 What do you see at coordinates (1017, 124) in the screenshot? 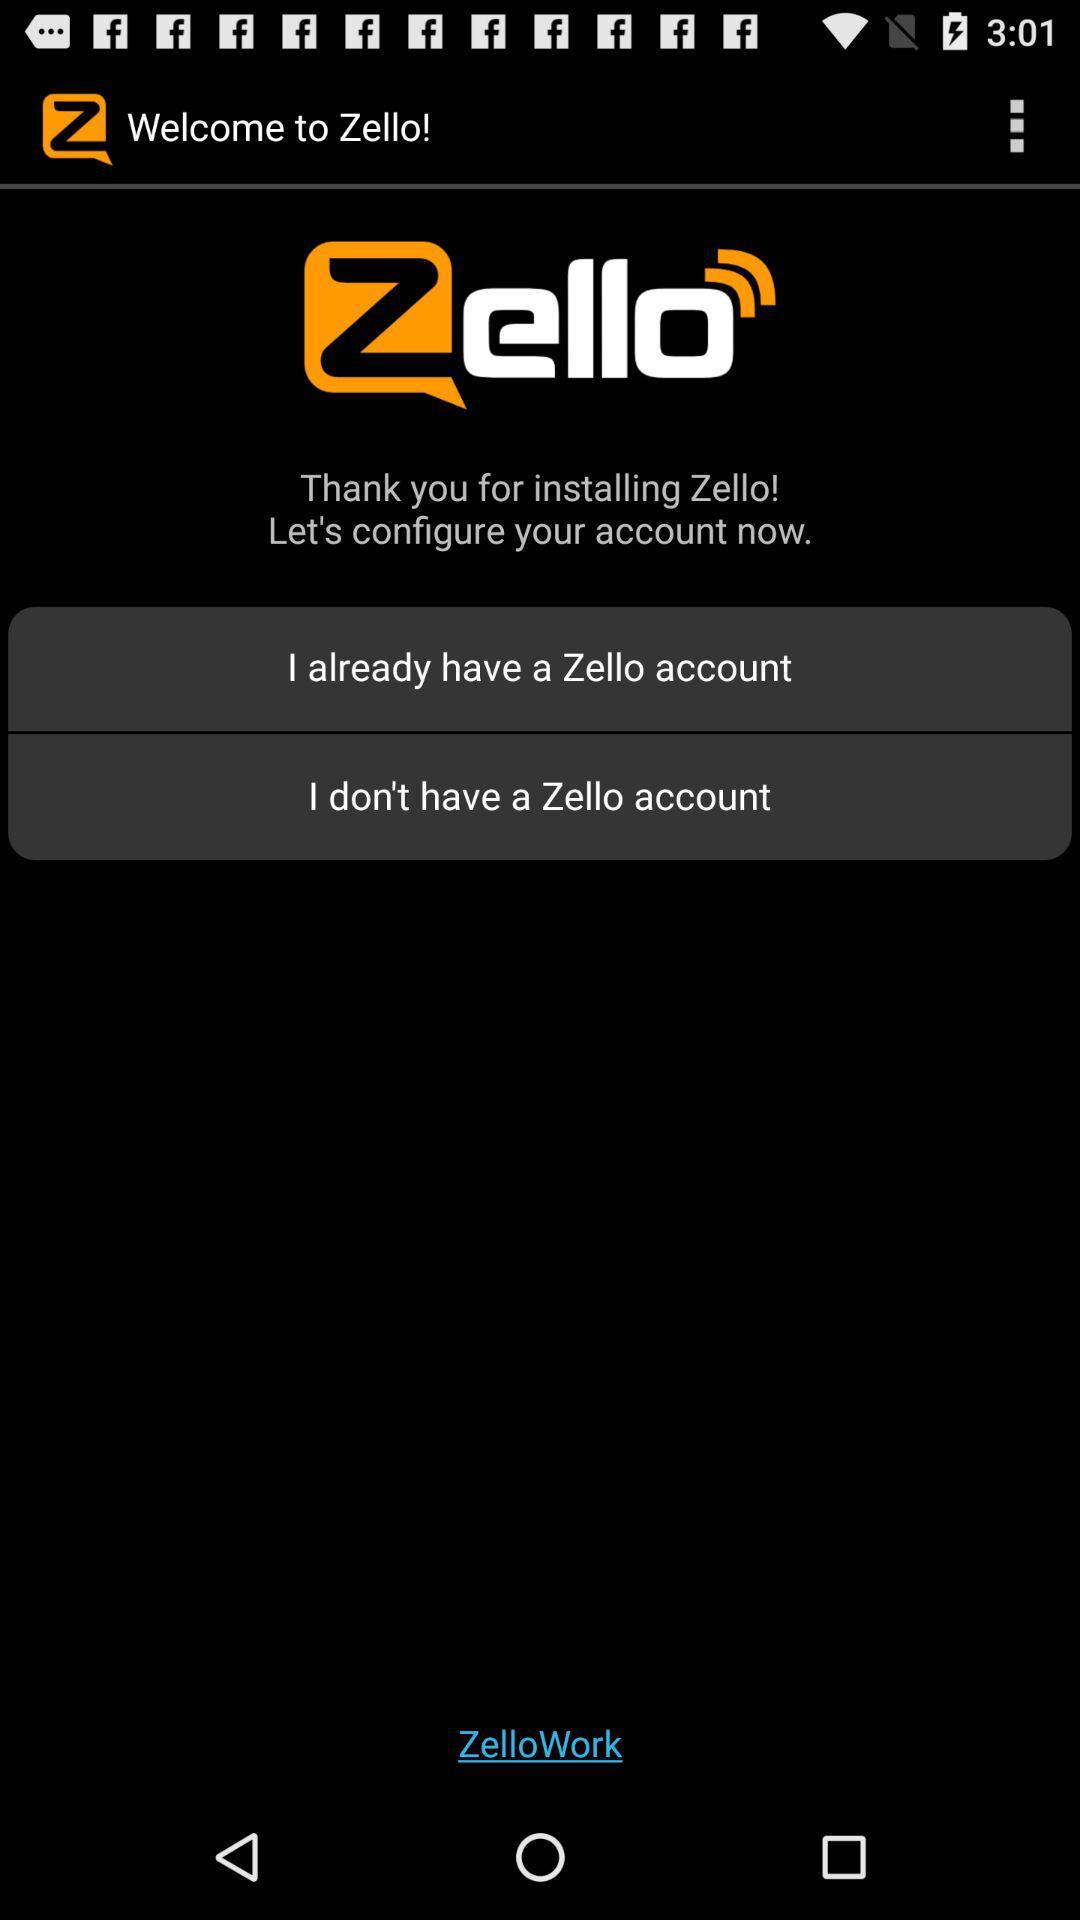
I see `the item next to welcome to zello! item` at bounding box center [1017, 124].